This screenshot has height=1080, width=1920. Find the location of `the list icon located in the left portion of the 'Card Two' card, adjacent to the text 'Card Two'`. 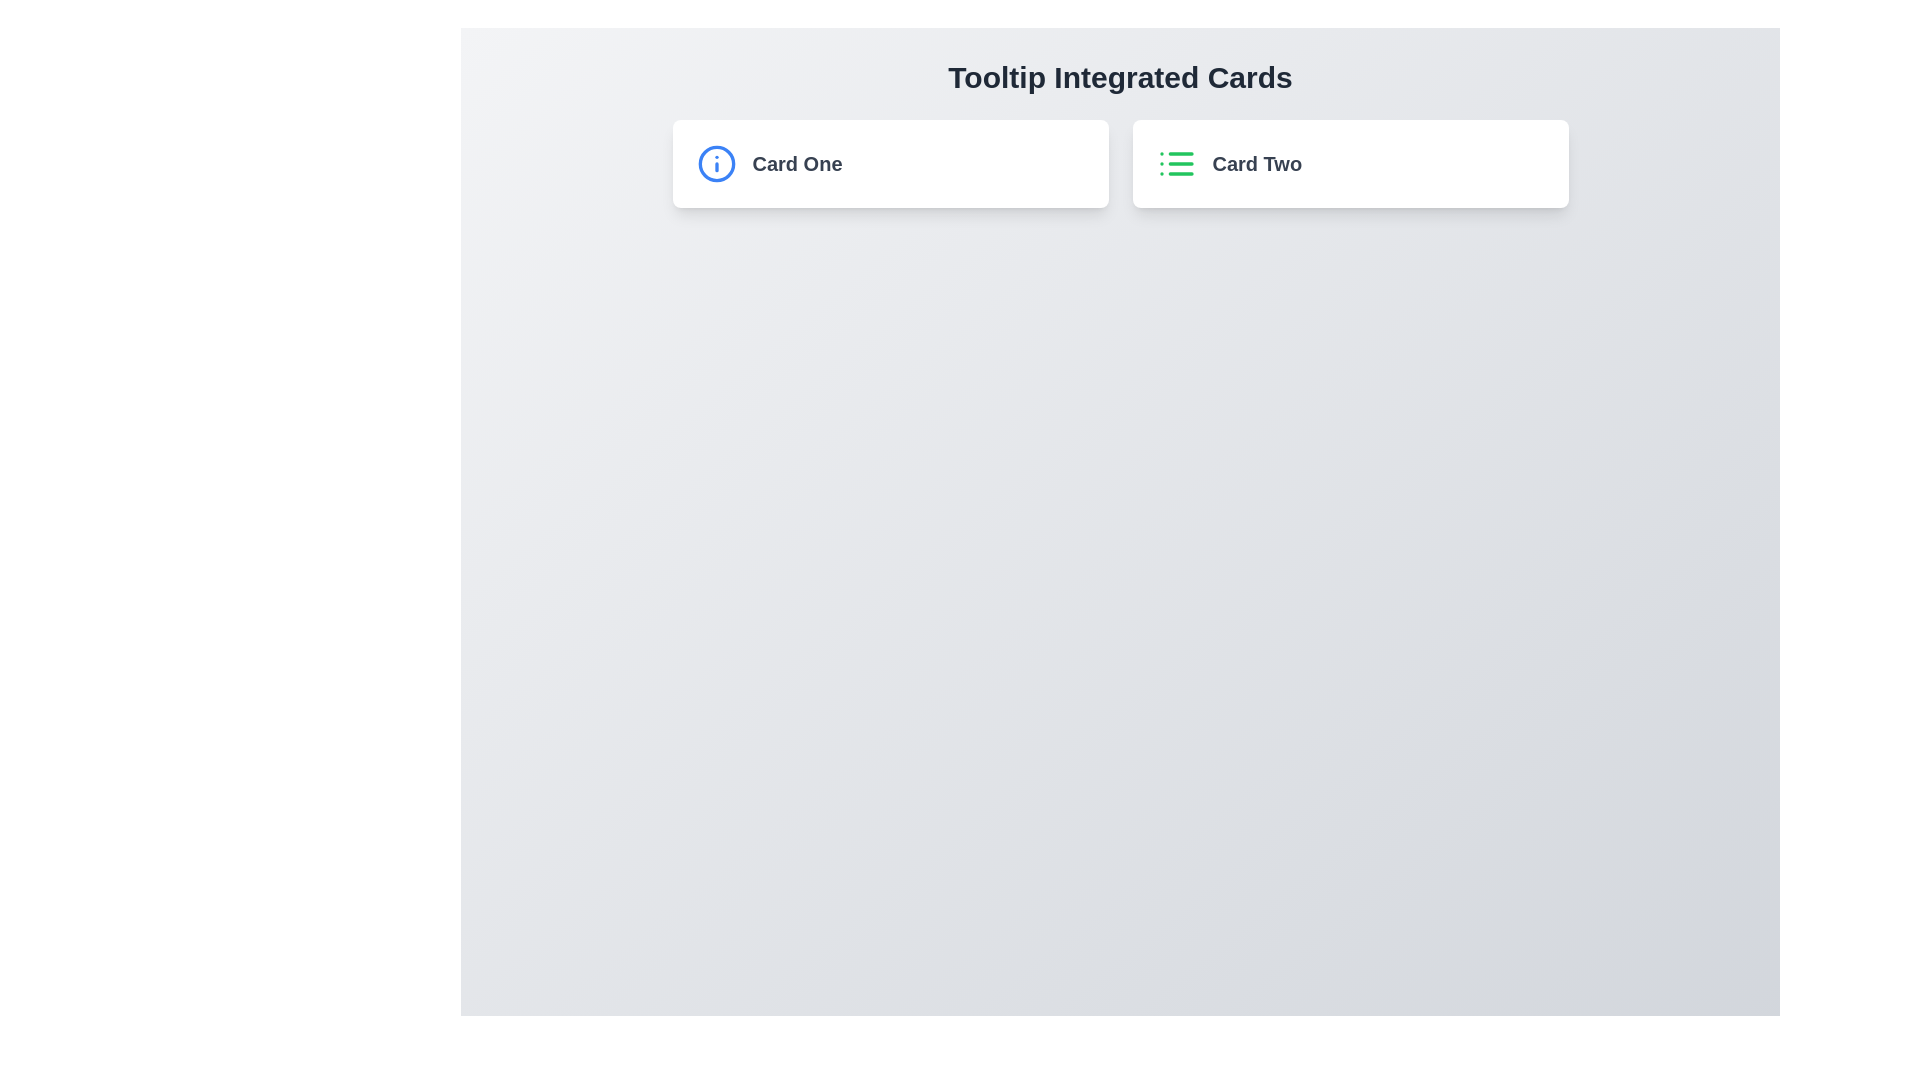

the list icon located in the left portion of the 'Card Two' card, adjacent to the text 'Card Two' is located at coordinates (1176, 163).